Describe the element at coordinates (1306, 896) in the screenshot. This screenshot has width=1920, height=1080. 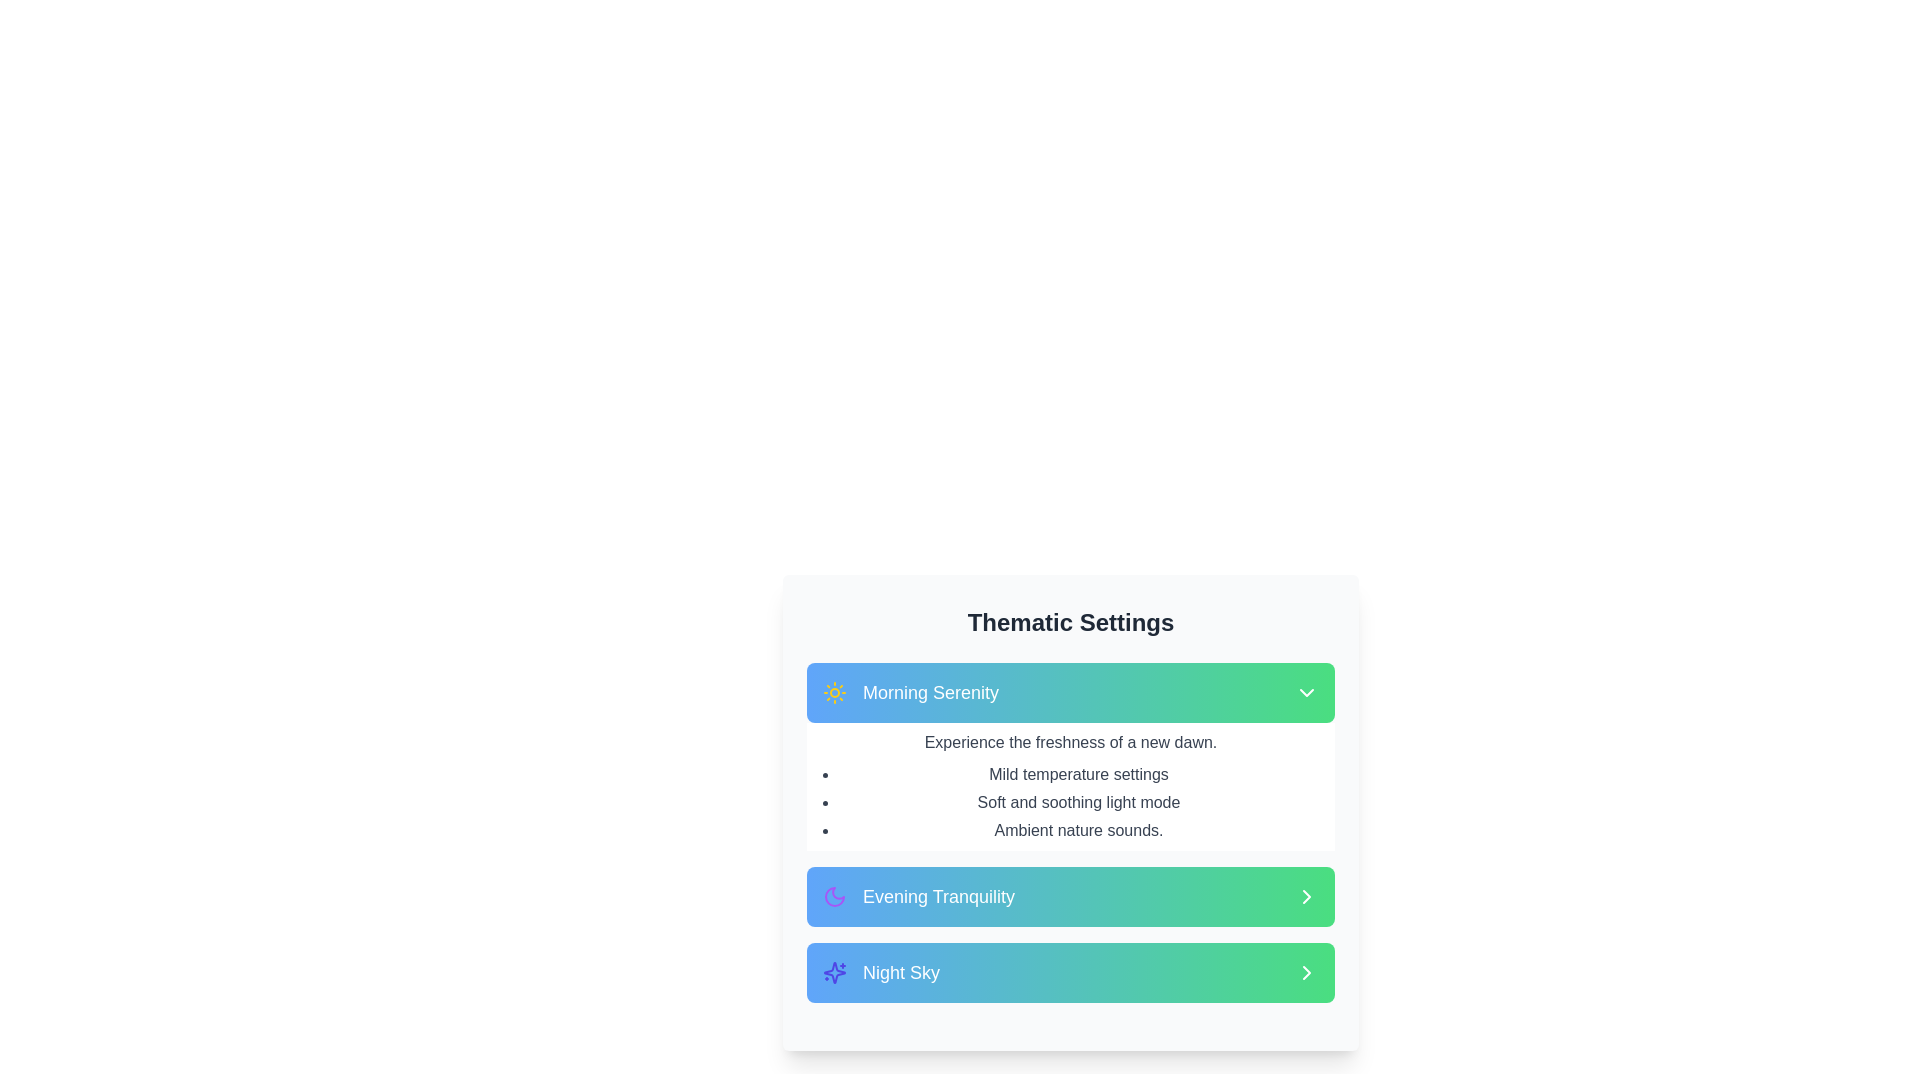
I see `the navigation icon located within the 'Evening Tranquility' section, positioned on the far right of the green gradient background` at that location.